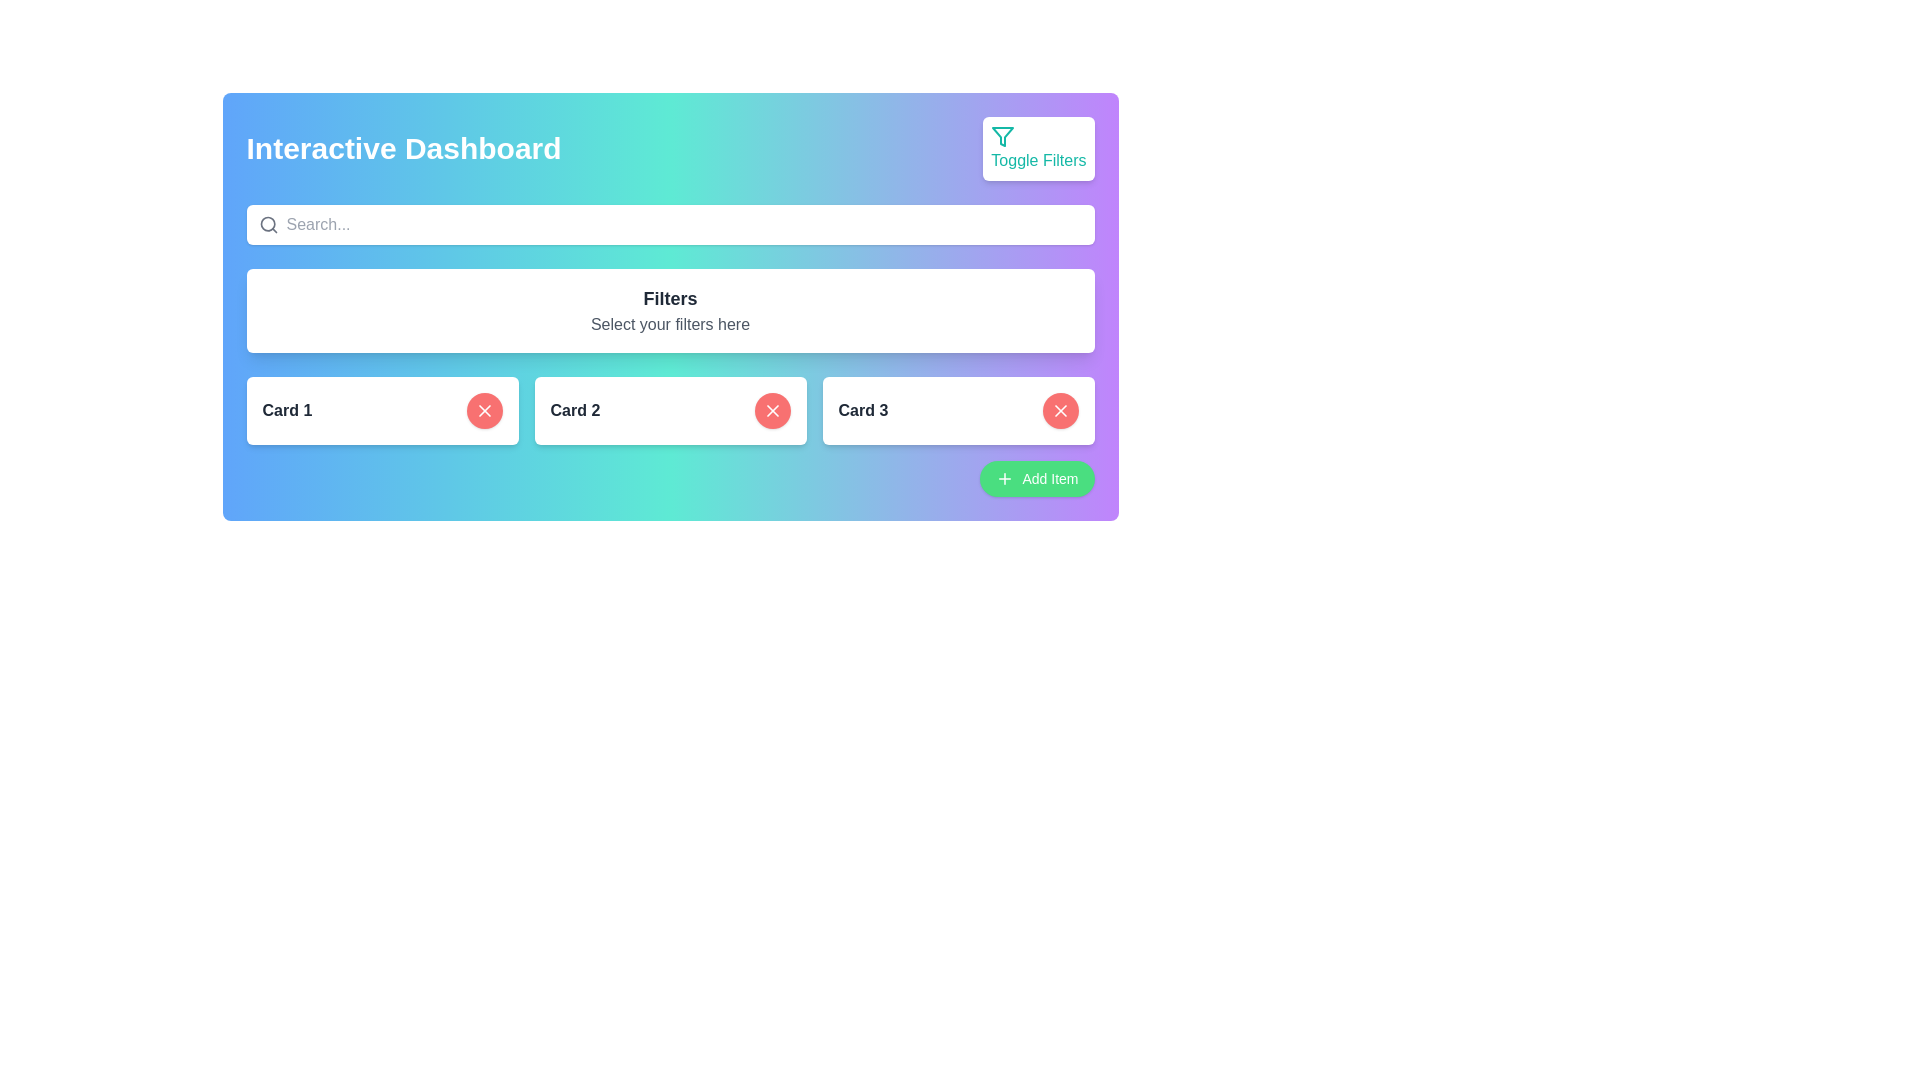 The image size is (1920, 1080). Describe the element at coordinates (670, 307) in the screenshot. I see `text in the 'Filters' section, which includes the title and subtitle, located at the center of the section with a white background and rounded corners` at that location.